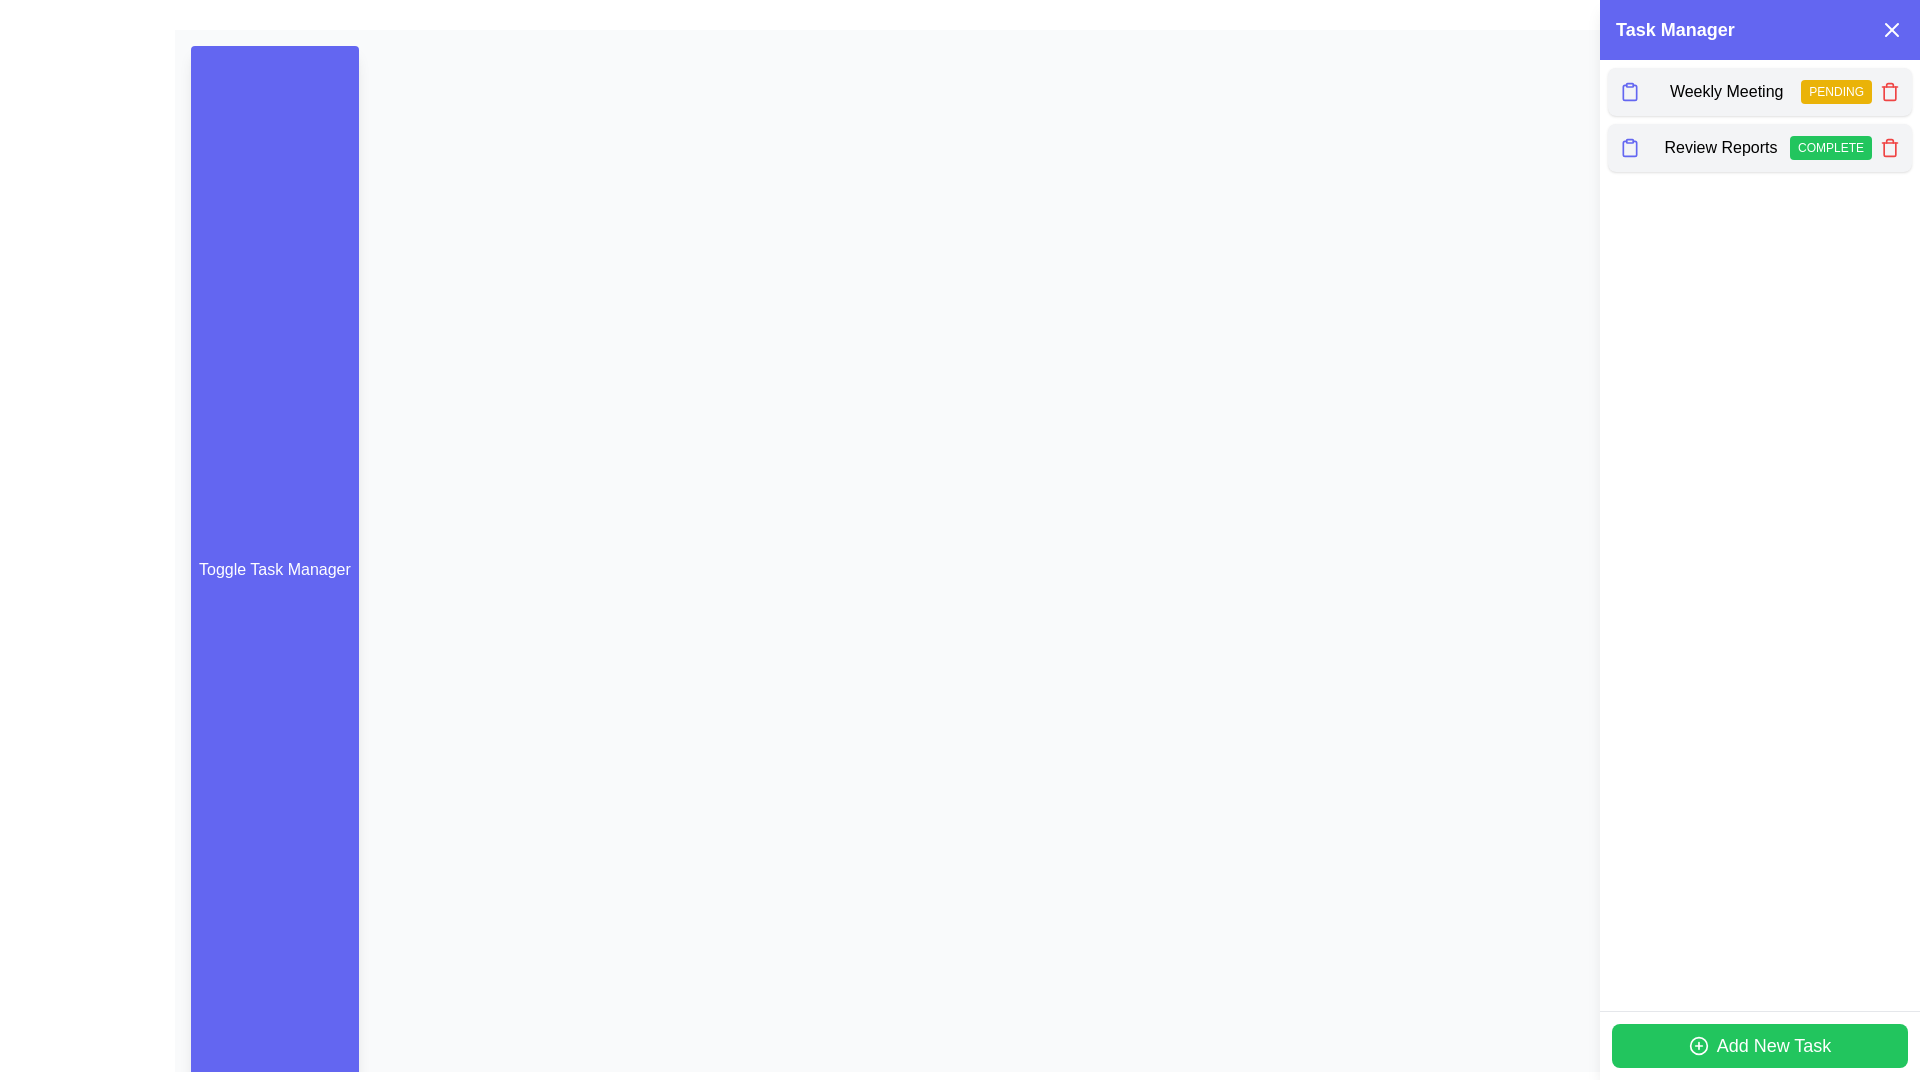 Image resolution: width=1920 pixels, height=1080 pixels. I want to click on the first task item in the 'Task Manager' list, which displays the text 'Weekly Meeting' with a yellow 'PENDING' badge, so click(1760, 92).